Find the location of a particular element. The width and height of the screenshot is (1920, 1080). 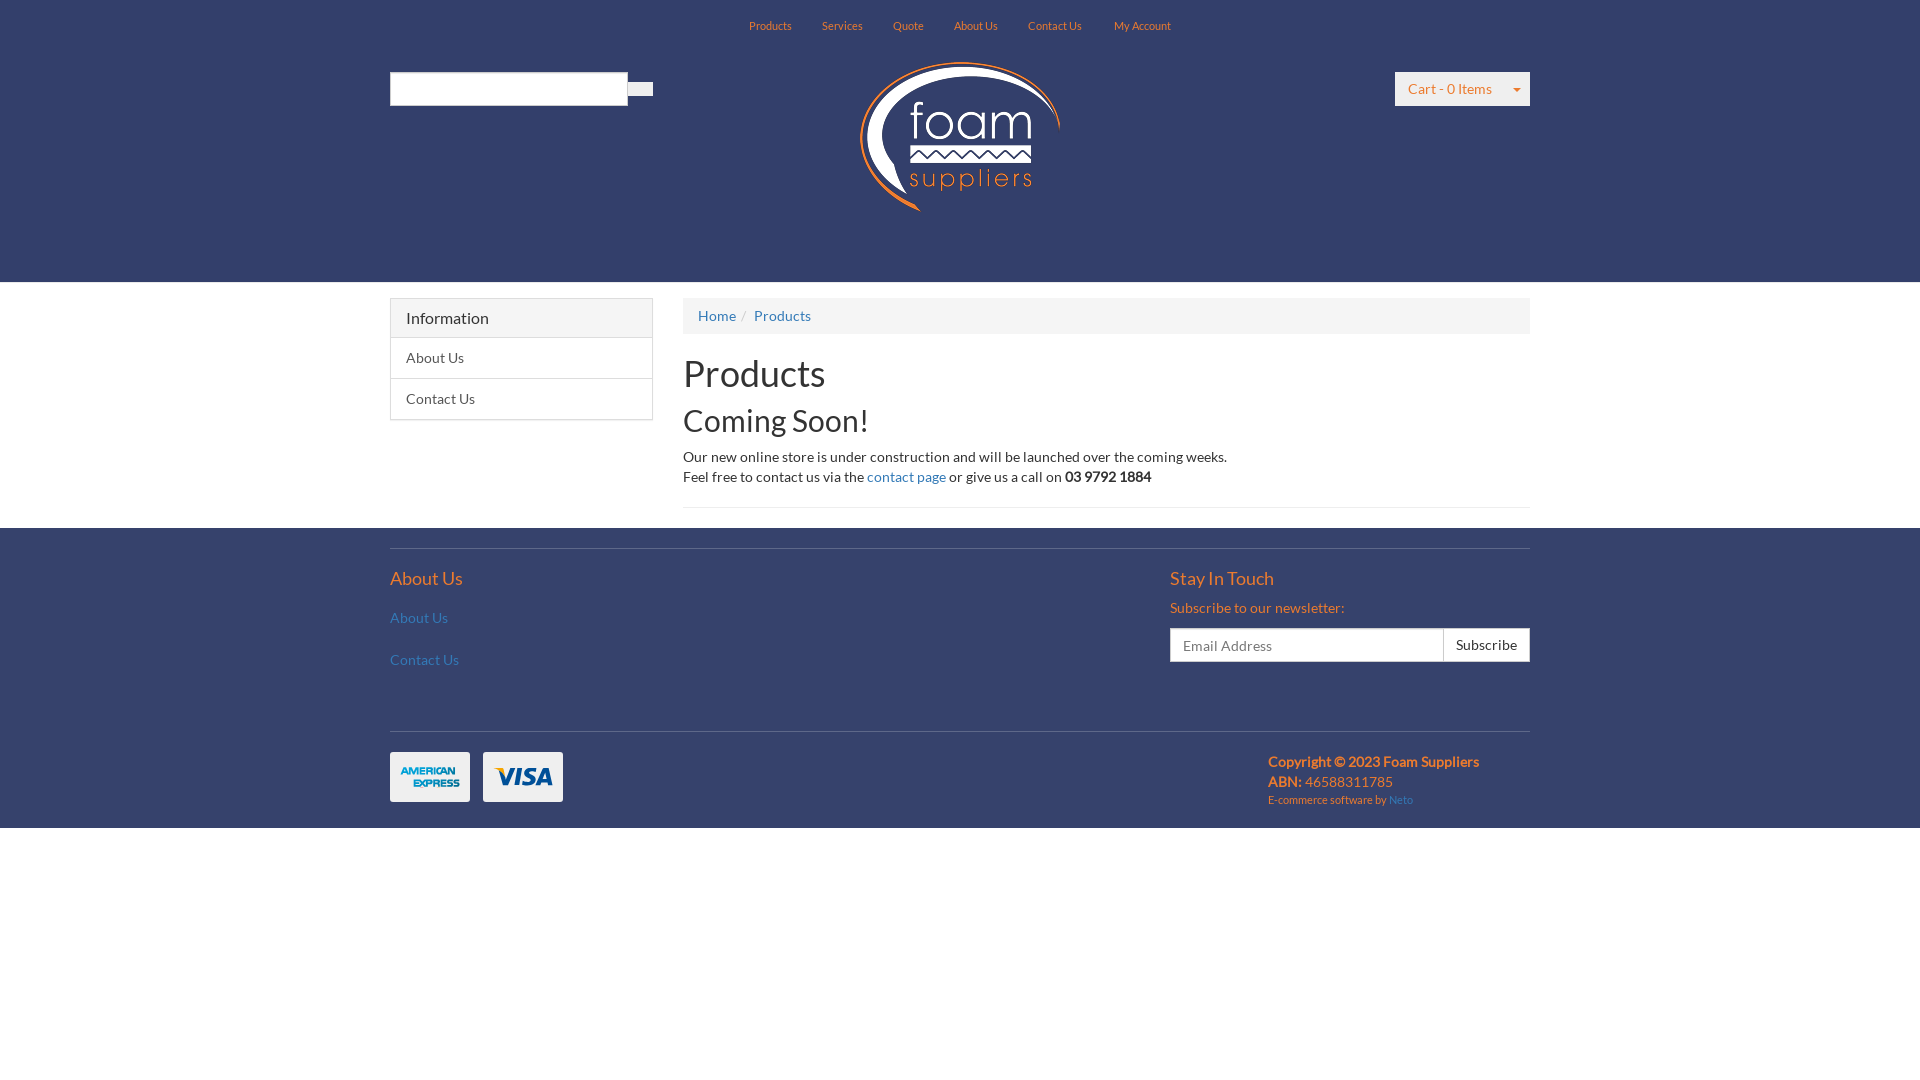

'About Us' is located at coordinates (374, 616).